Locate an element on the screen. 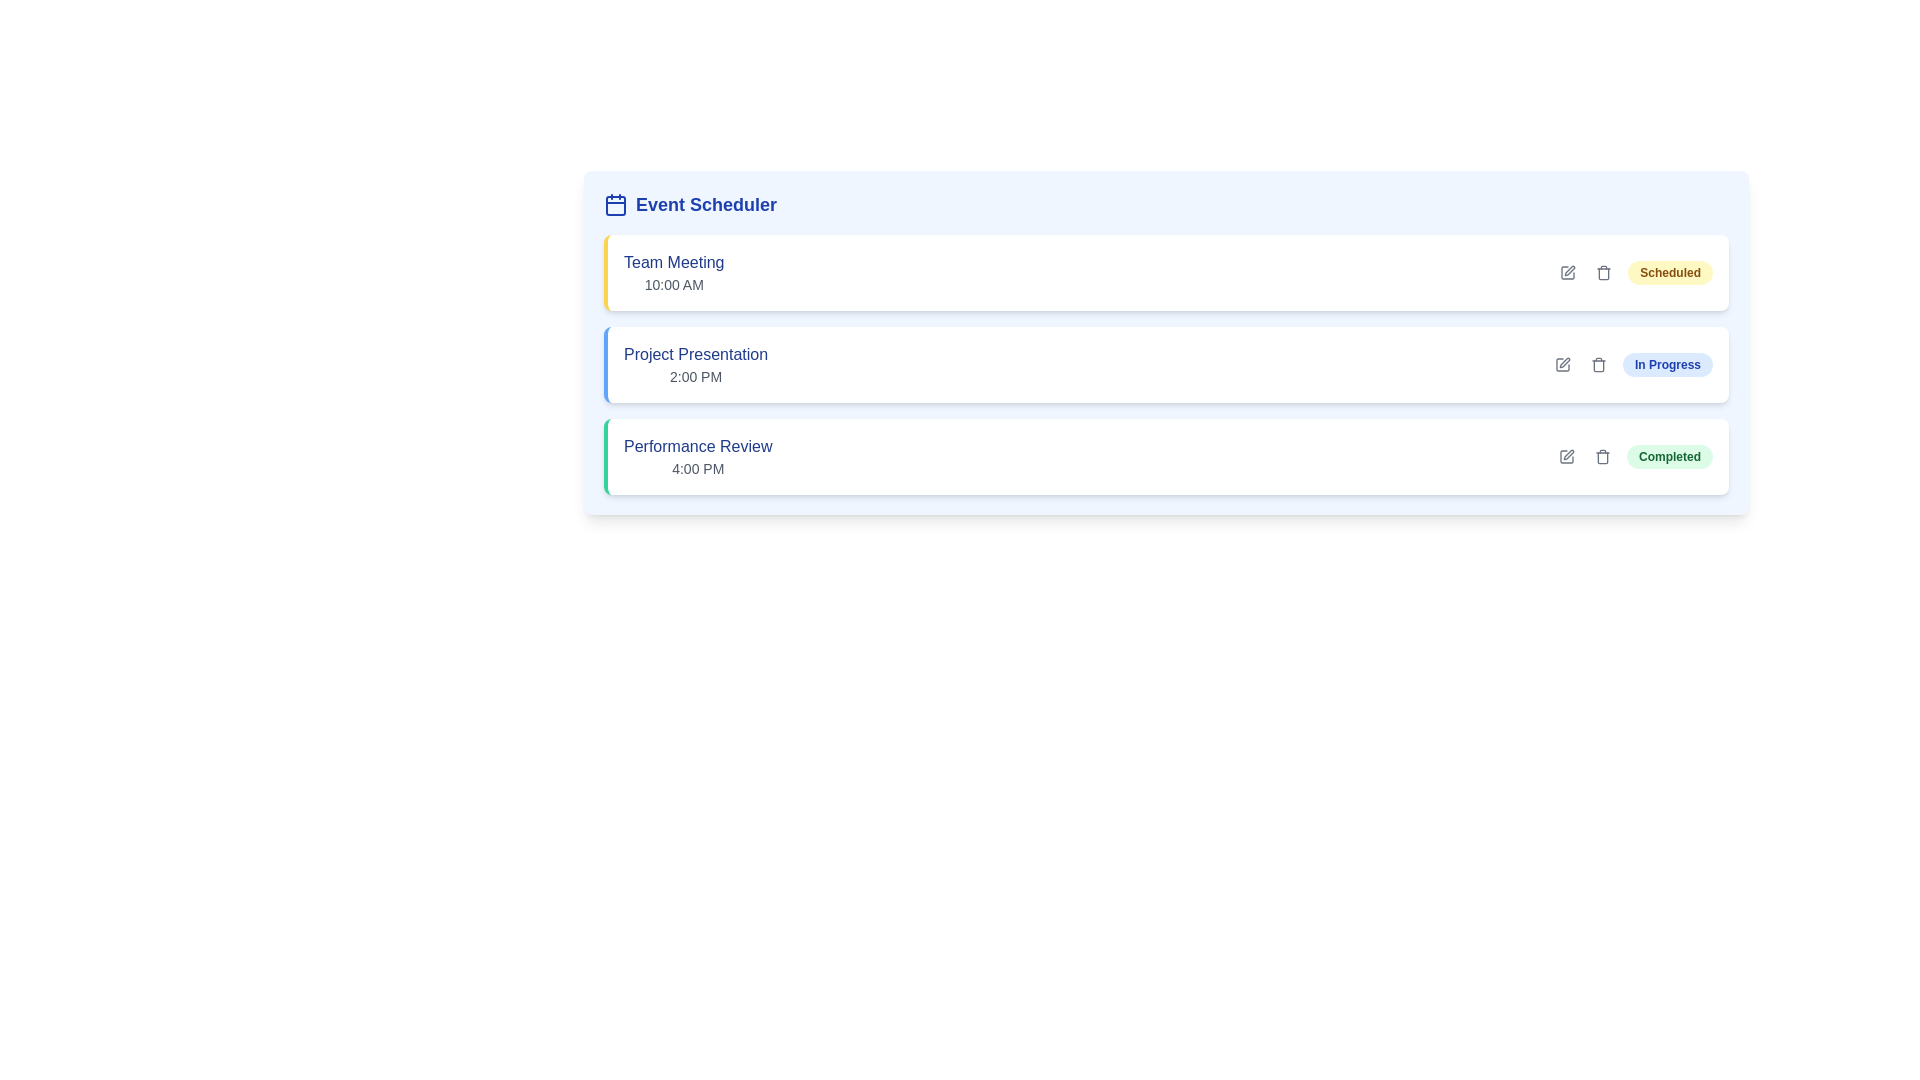 This screenshot has width=1920, height=1080. the status of the text label reading 'In Progress' located in the rightmost section of the 'Project Presentation' card, adjacent to the edit and trash icons is located at coordinates (1632, 365).